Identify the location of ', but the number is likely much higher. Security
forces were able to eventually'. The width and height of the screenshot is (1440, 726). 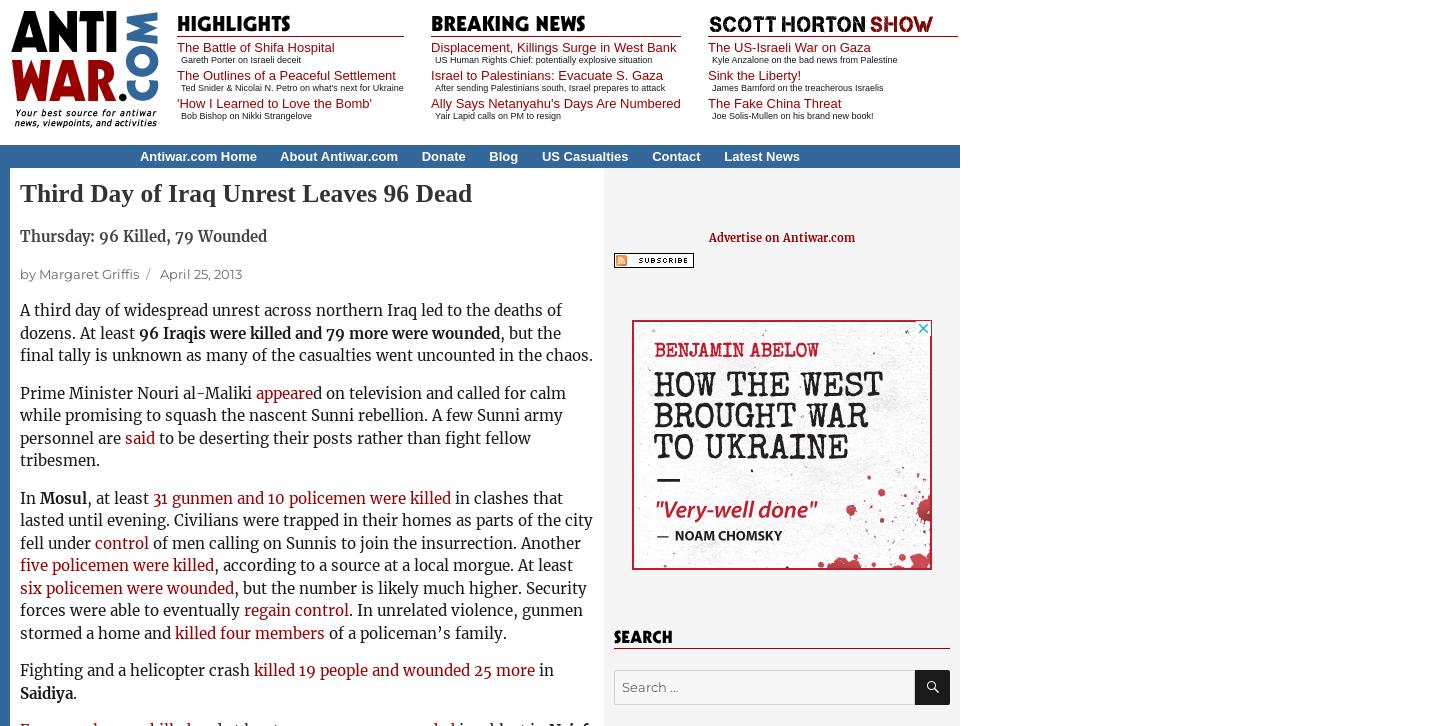
(303, 598).